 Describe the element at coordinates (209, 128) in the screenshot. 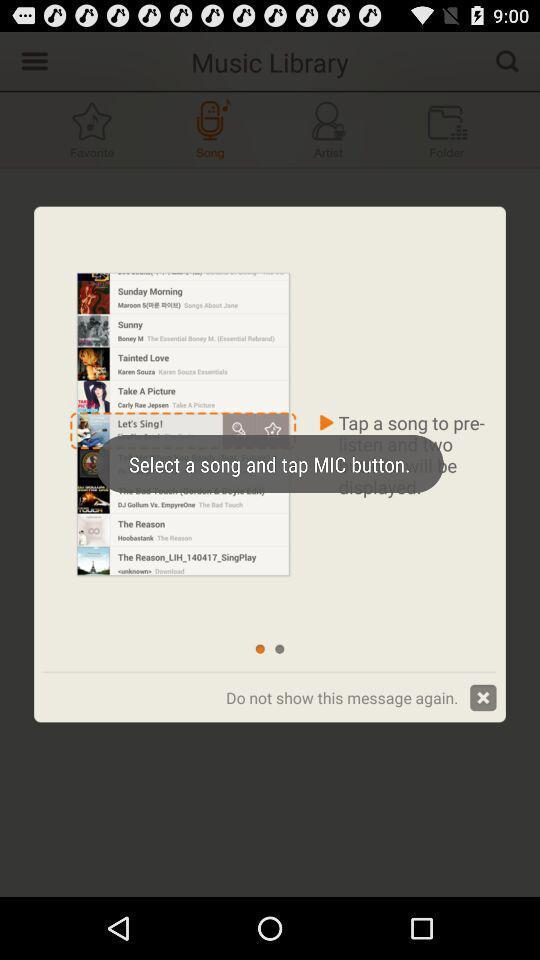

I see `clip to hear the song` at that location.